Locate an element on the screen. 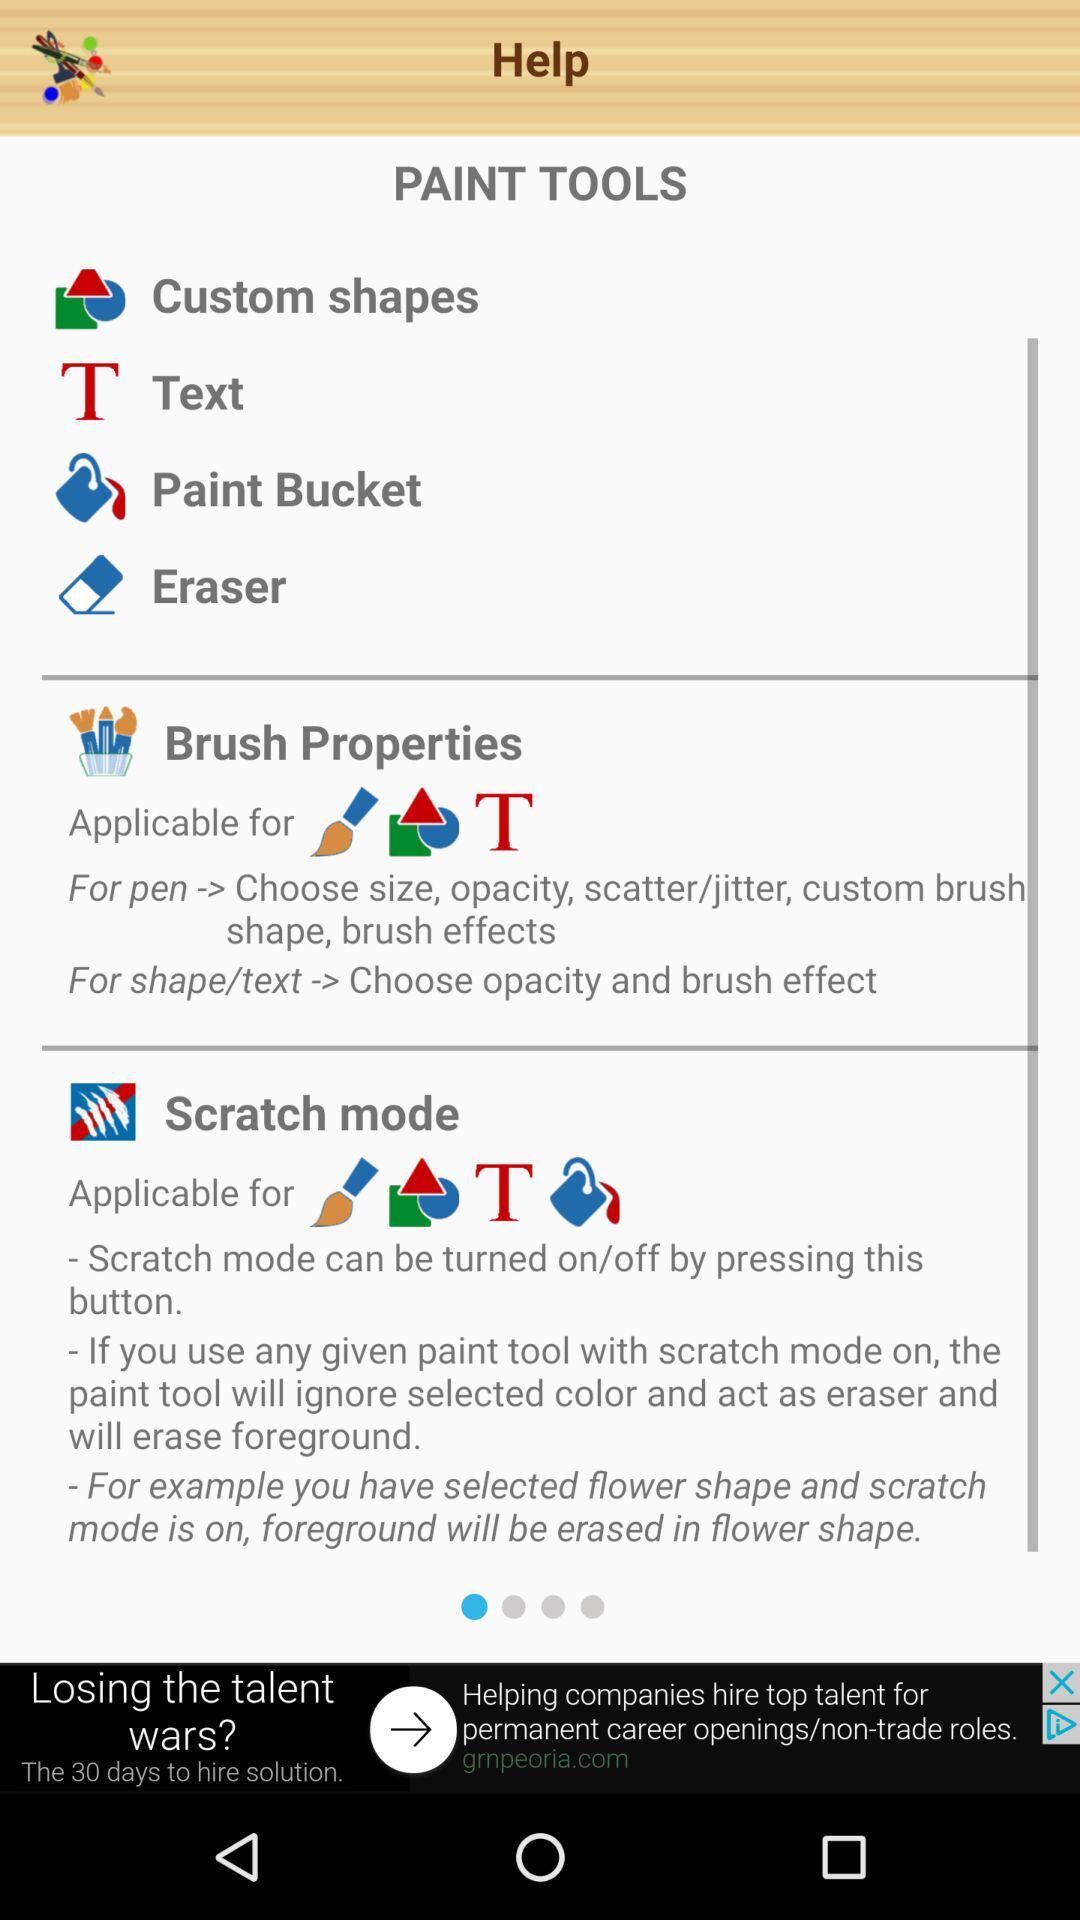  click advertisement is located at coordinates (540, 1727).